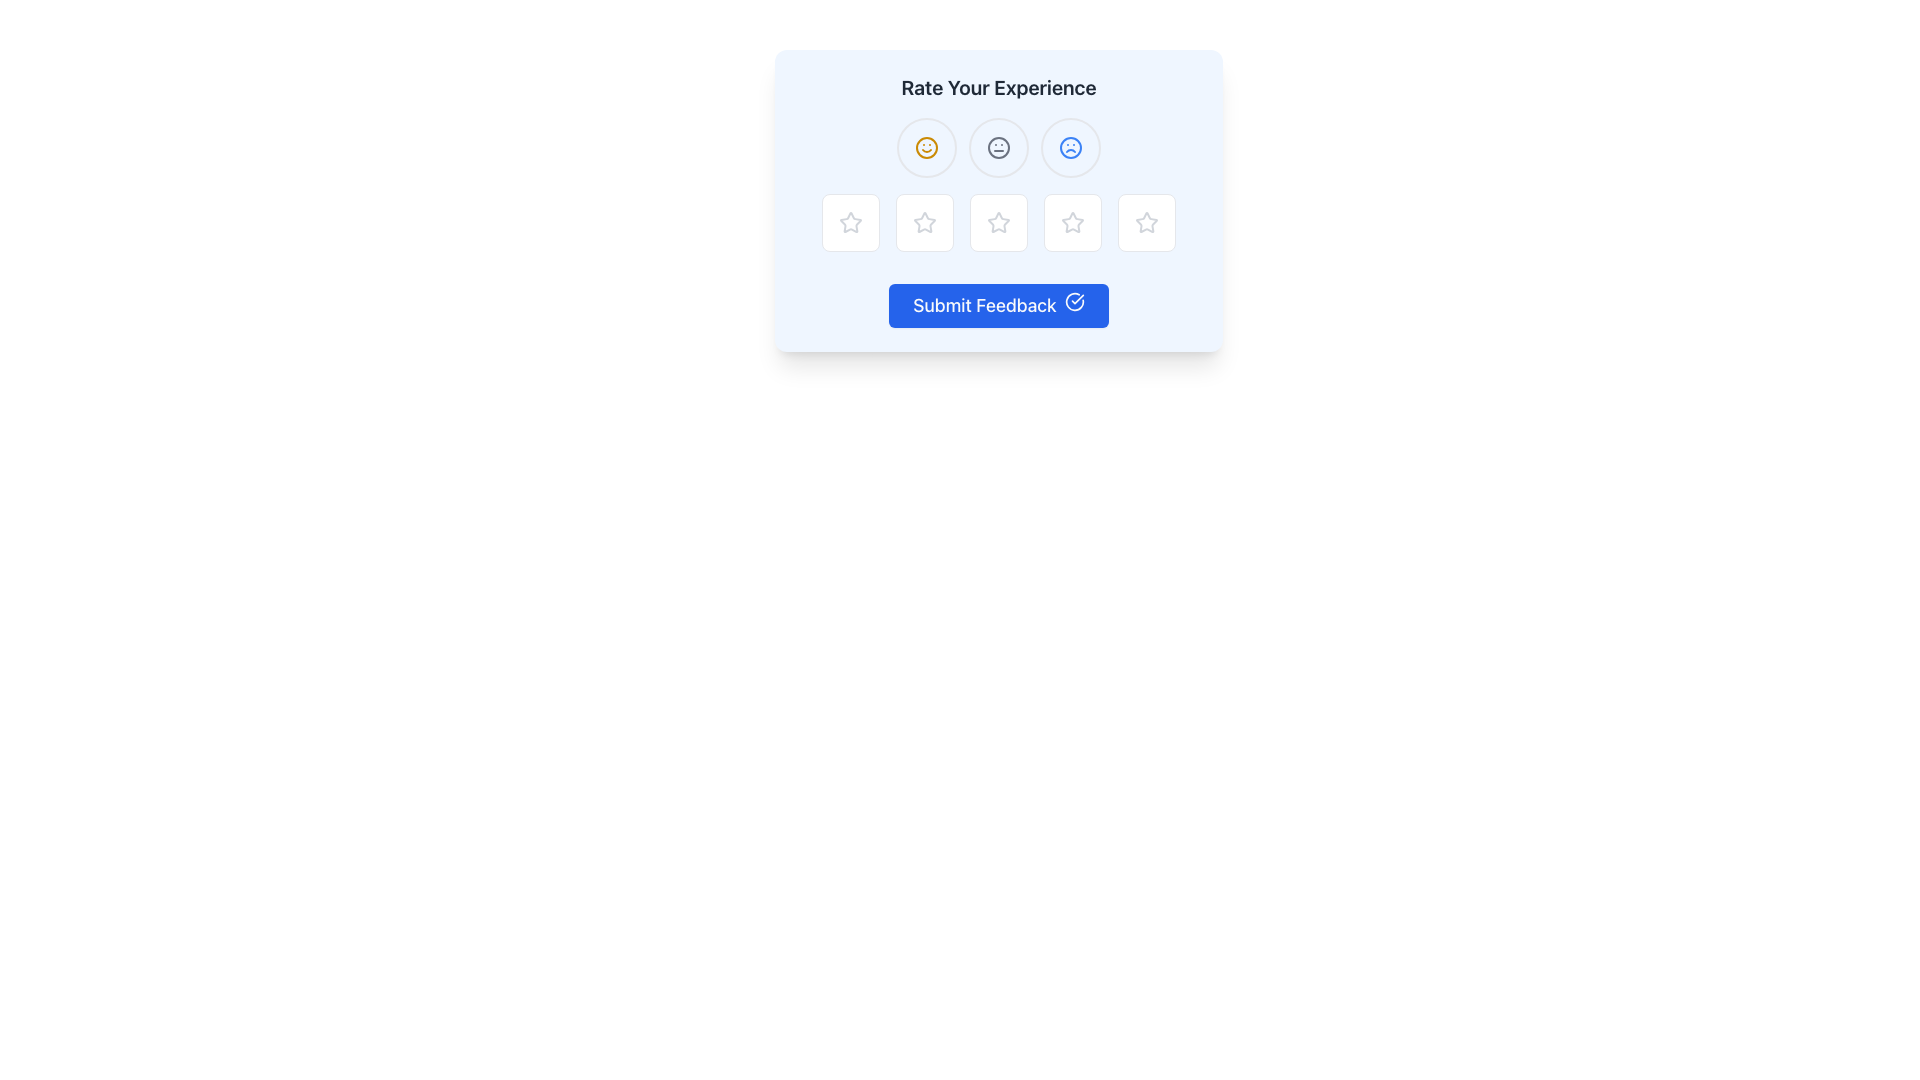 The width and height of the screenshot is (1920, 1080). What do you see at coordinates (850, 223) in the screenshot?
I see `the first star-shaped rating button in the interactive rating component` at bounding box center [850, 223].